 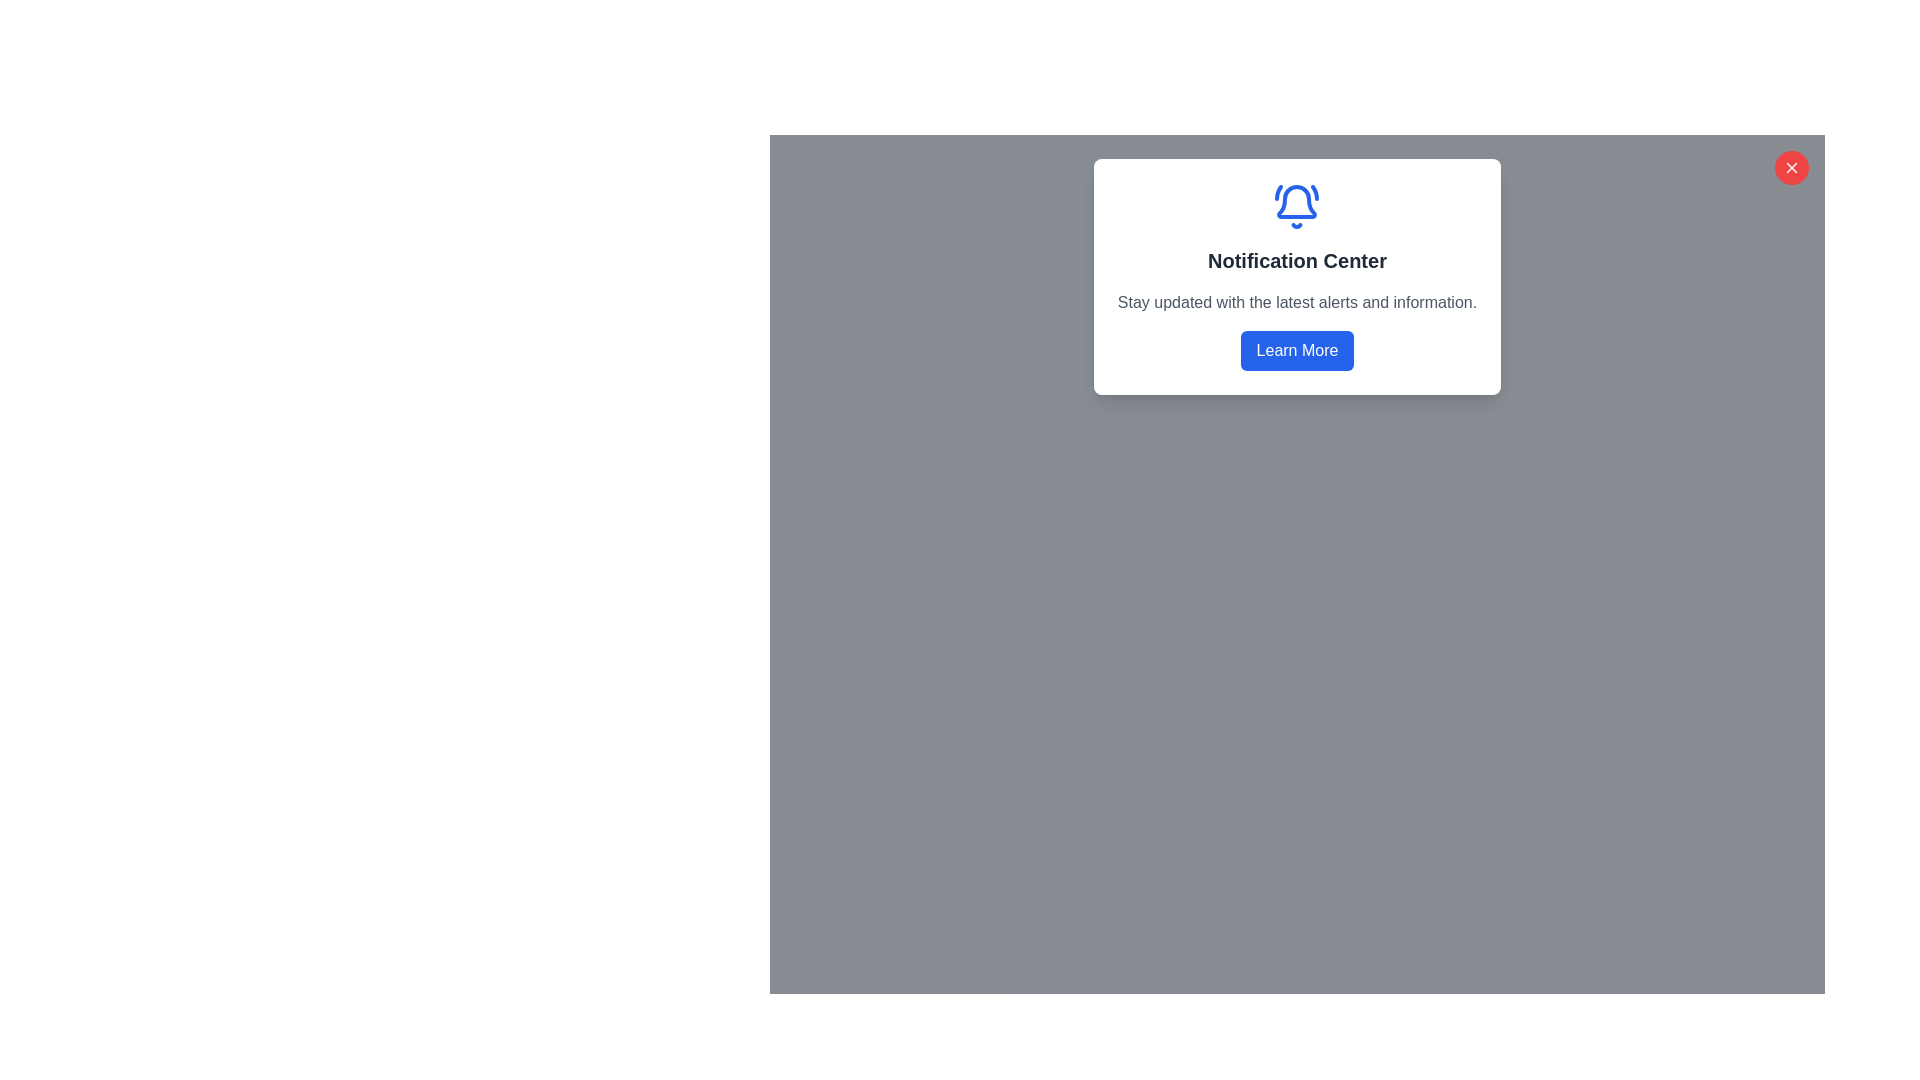 What do you see at coordinates (1791, 167) in the screenshot?
I see `the Close Icon located at the top-right corner of the modal dialog box next to 'Notification Center'` at bounding box center [1791, 167].